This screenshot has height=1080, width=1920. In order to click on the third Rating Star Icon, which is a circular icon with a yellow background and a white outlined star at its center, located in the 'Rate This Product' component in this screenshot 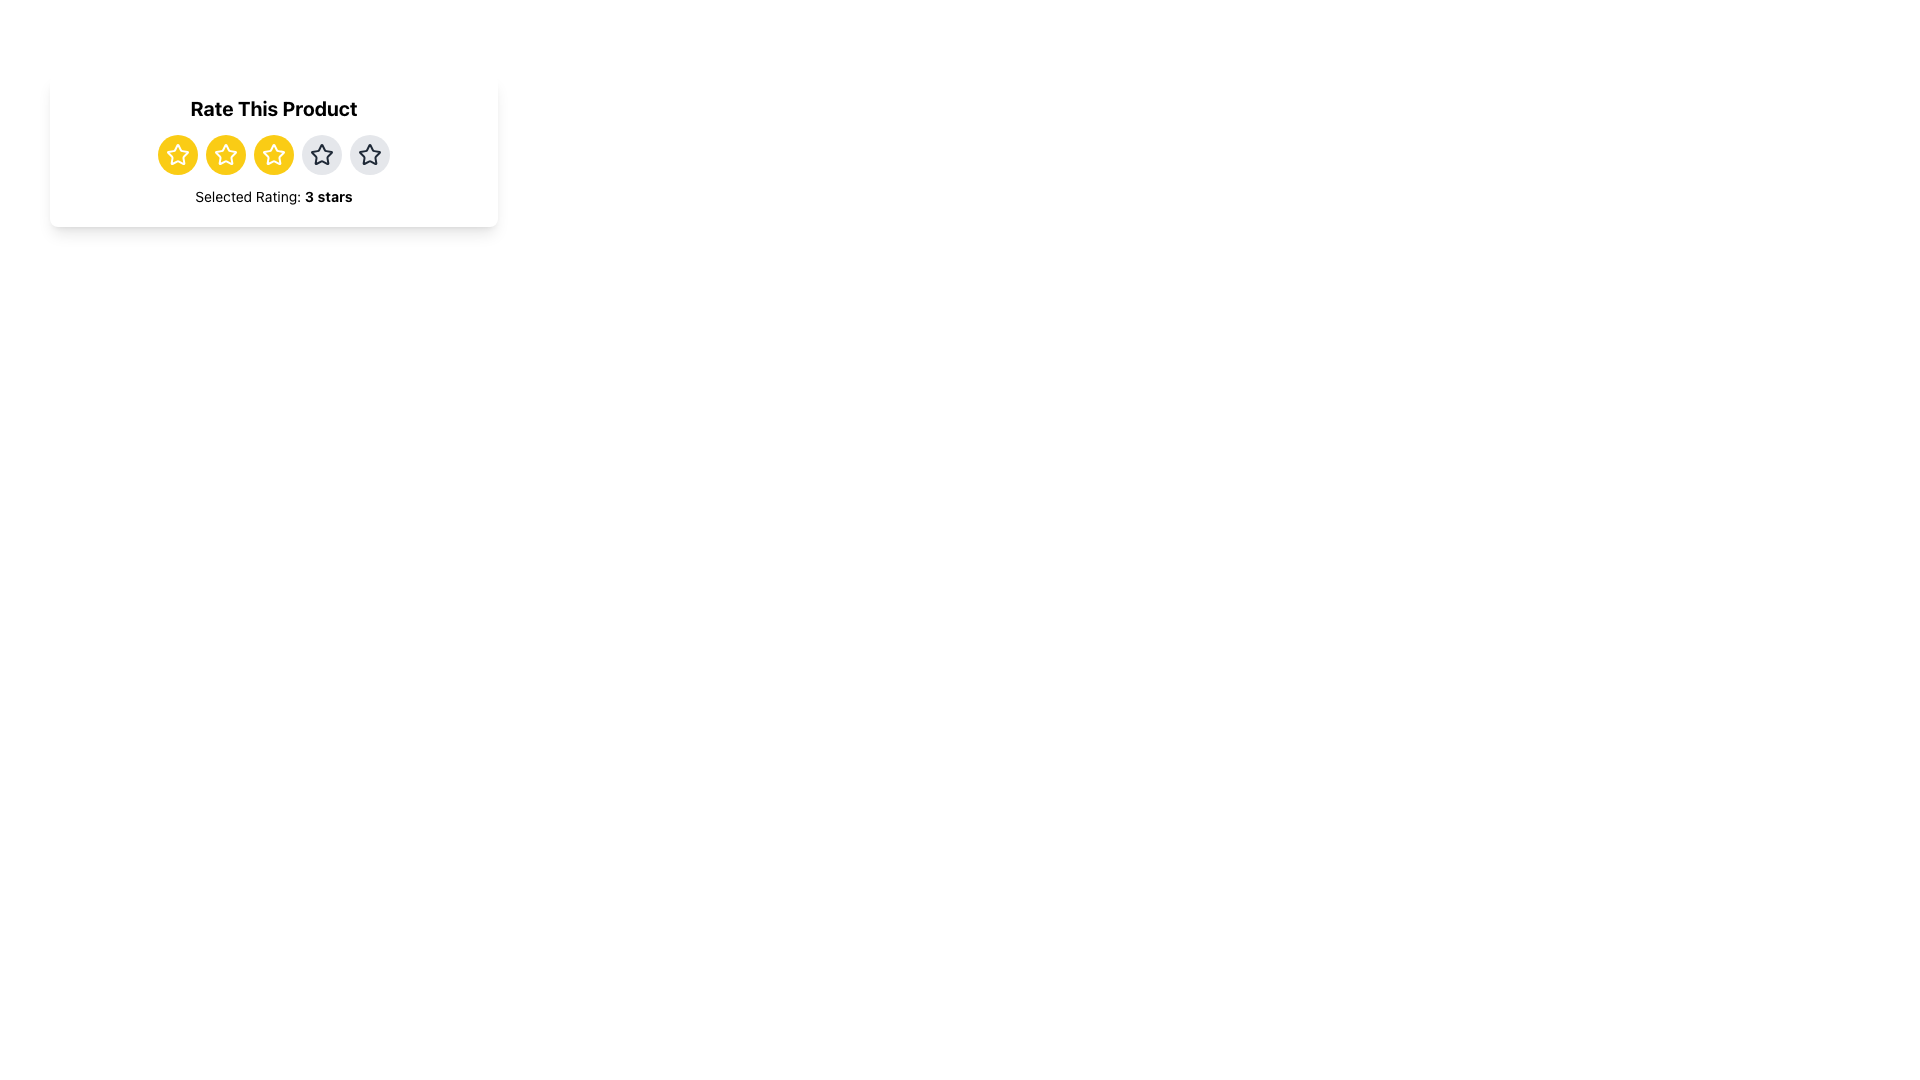, I will do `click(272, 153)`.